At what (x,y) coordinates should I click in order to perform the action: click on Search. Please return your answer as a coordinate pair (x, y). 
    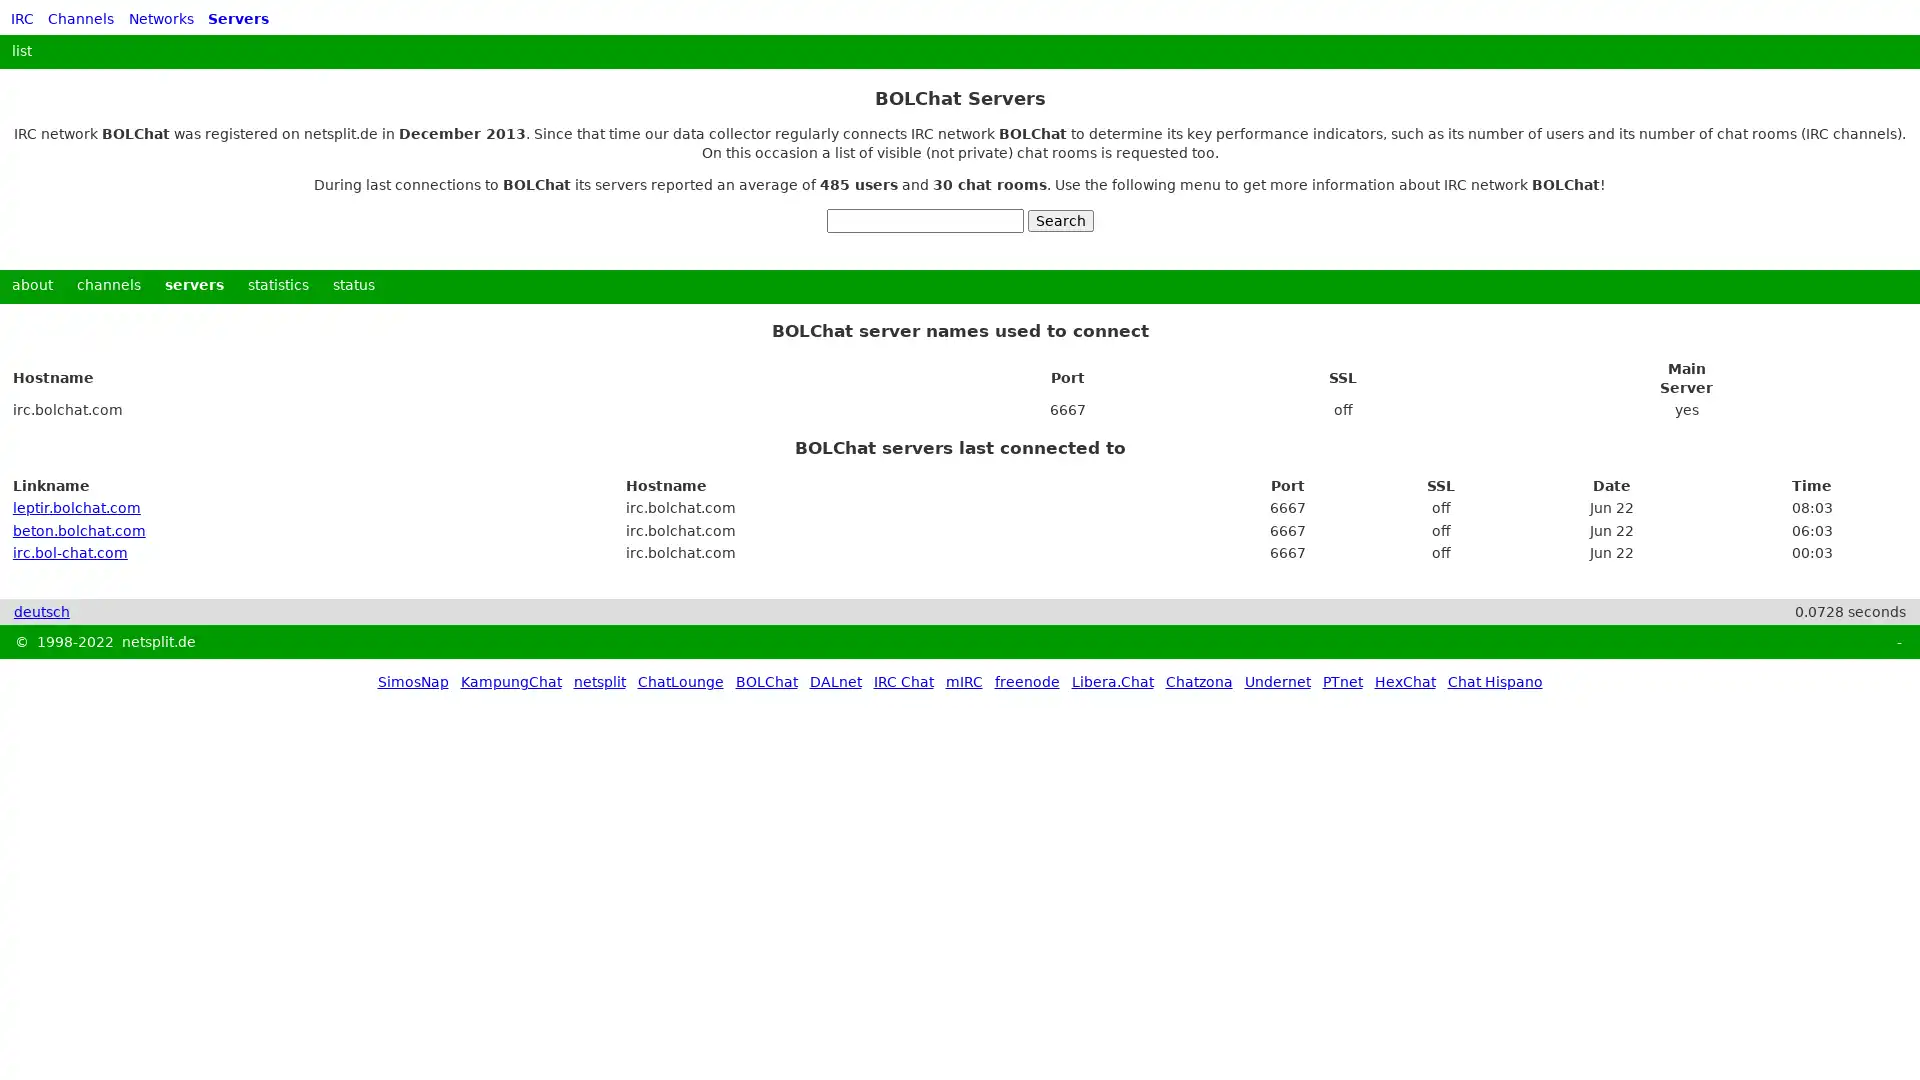
    Looking at the image, I should click on (1059, 219).